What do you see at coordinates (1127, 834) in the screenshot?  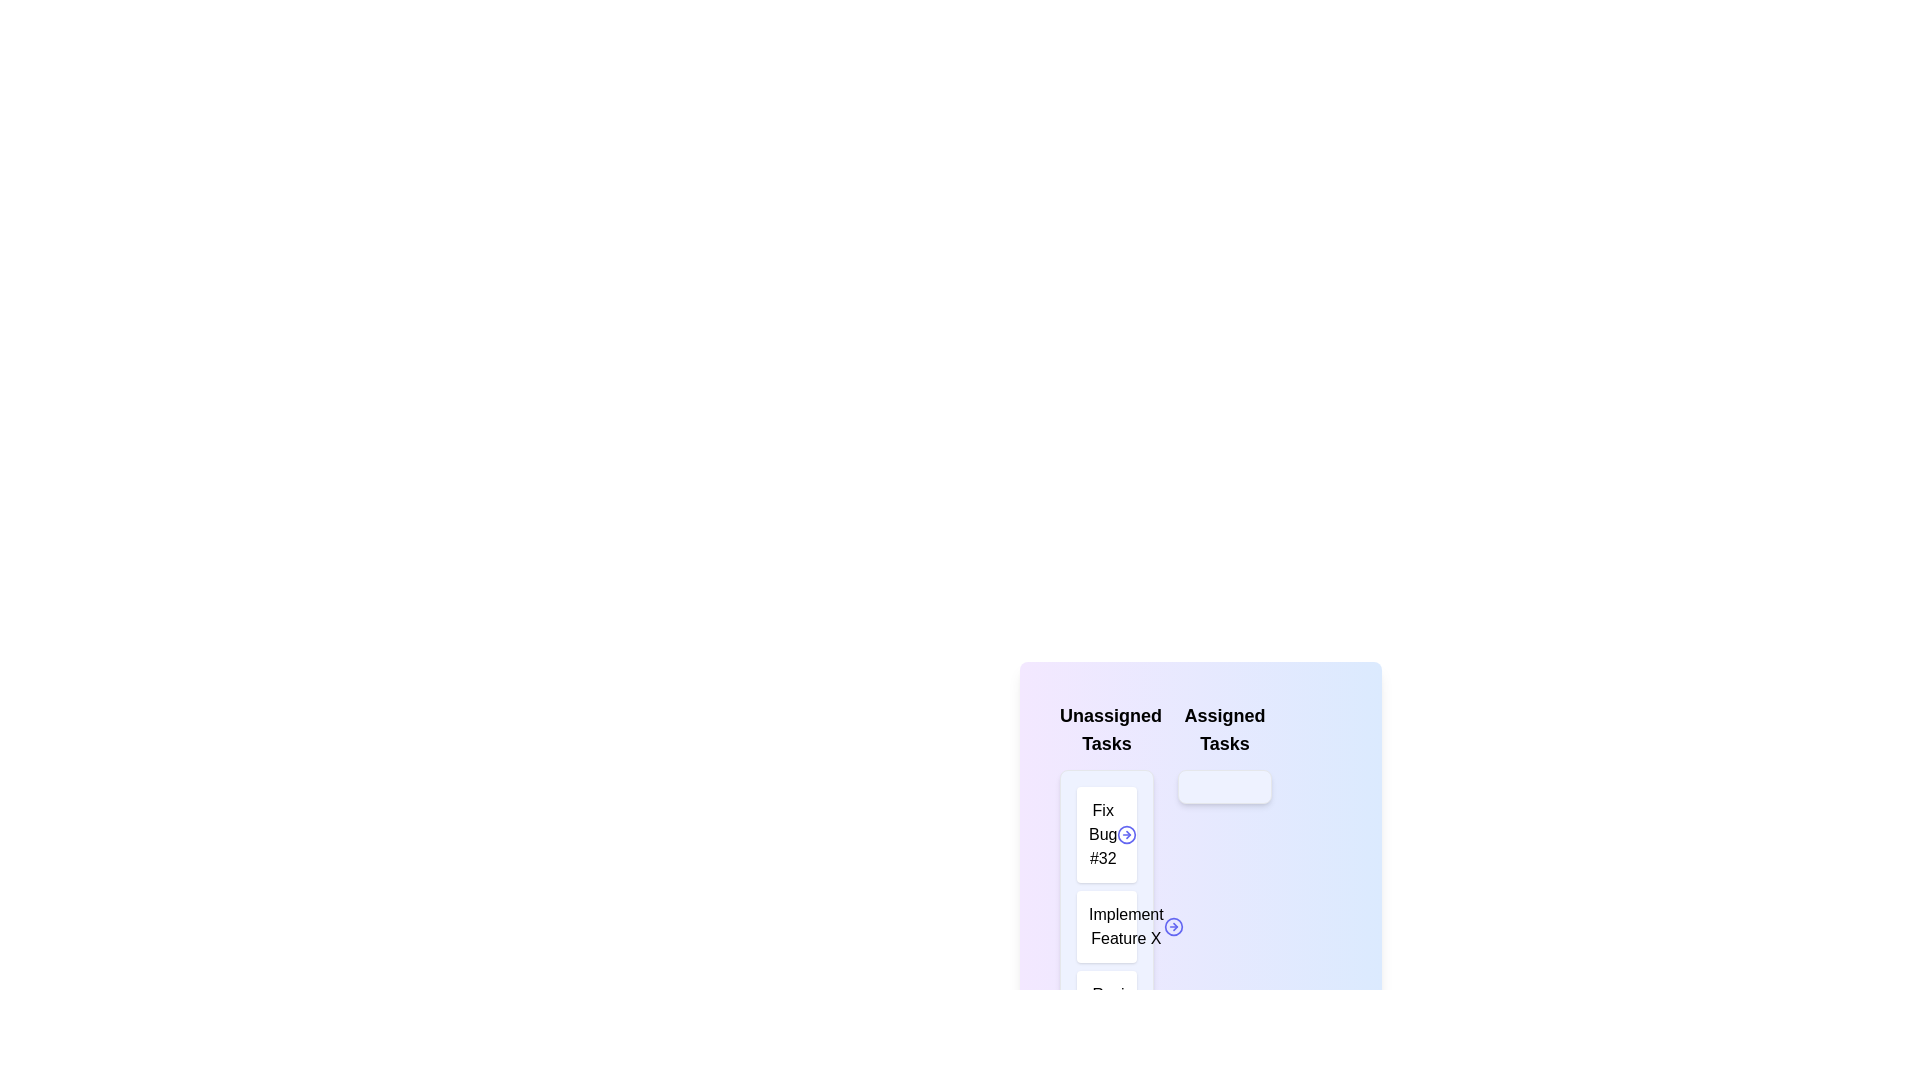 I see `arrow button next to the task 'Fix Bug #32' in the 'Unassigned Tasks' list to transfer it to 'Assigned Tasks'` at bounding box center [1127, 834].